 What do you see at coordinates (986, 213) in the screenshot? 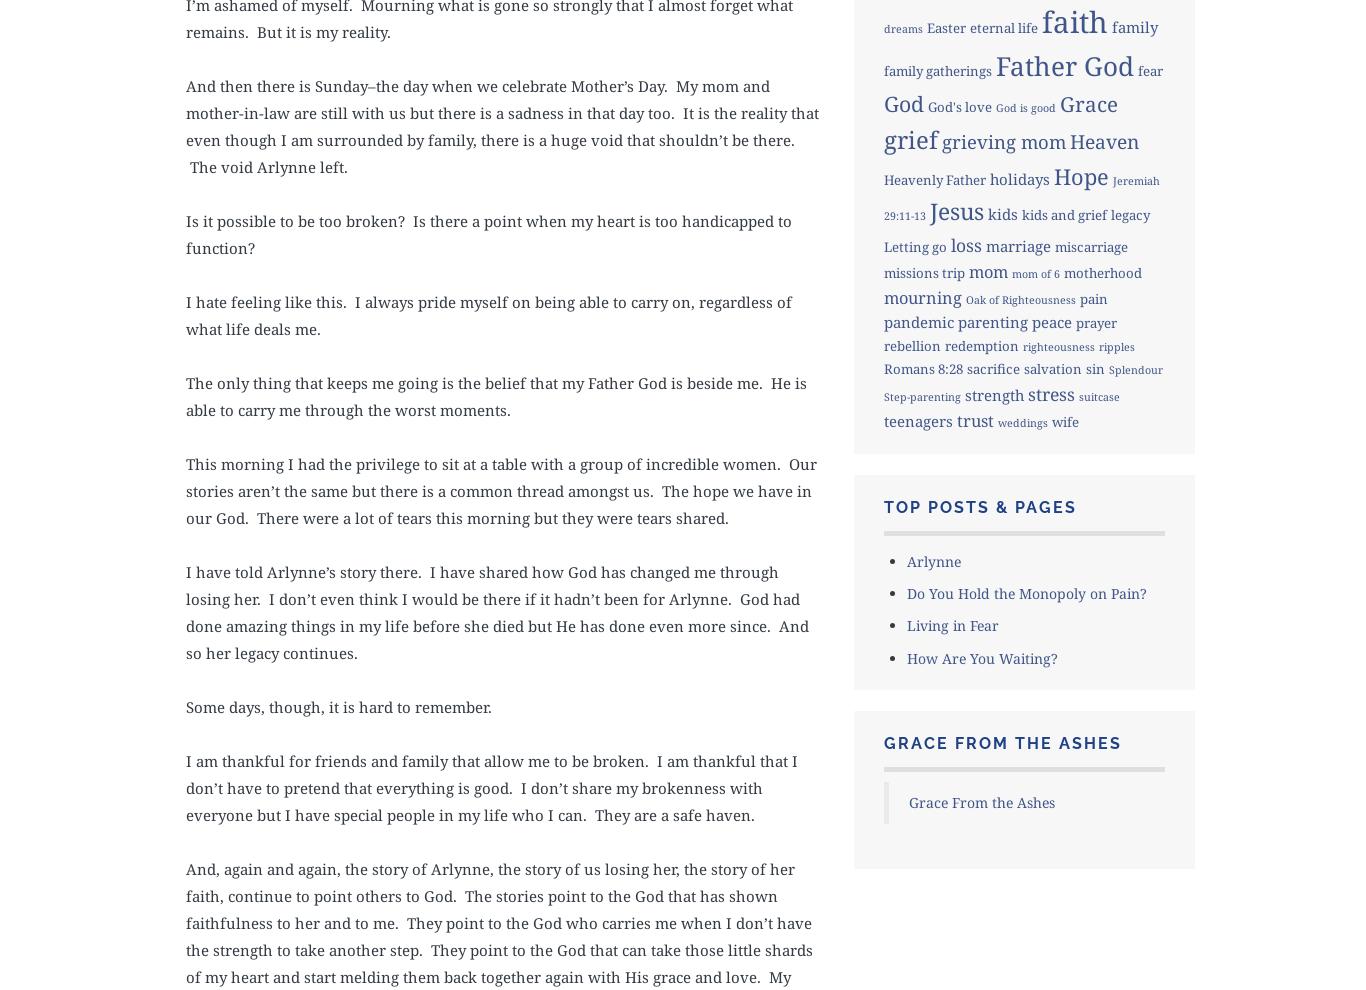
I see `'kids'` at bounding box center [986, 213].